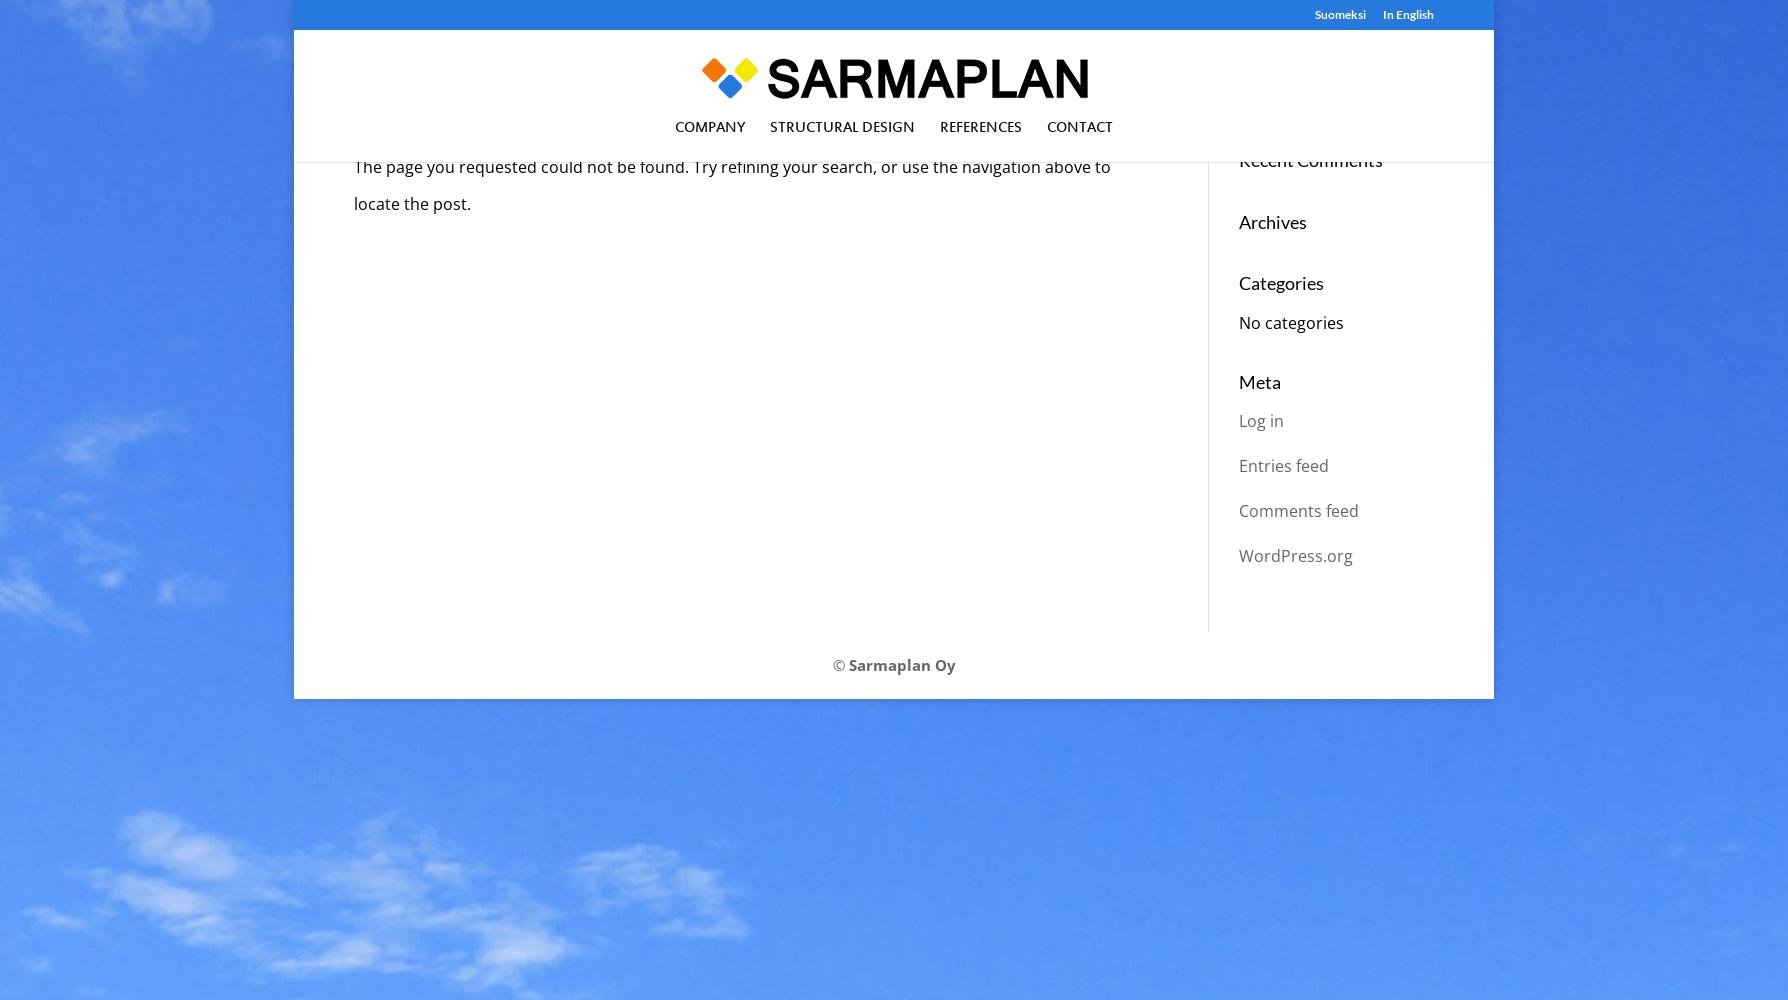 This screenshot has height=1000, width=1788. Describe the element at coordinates (939, 128) in the screenshot. I see `'References'` at that location.